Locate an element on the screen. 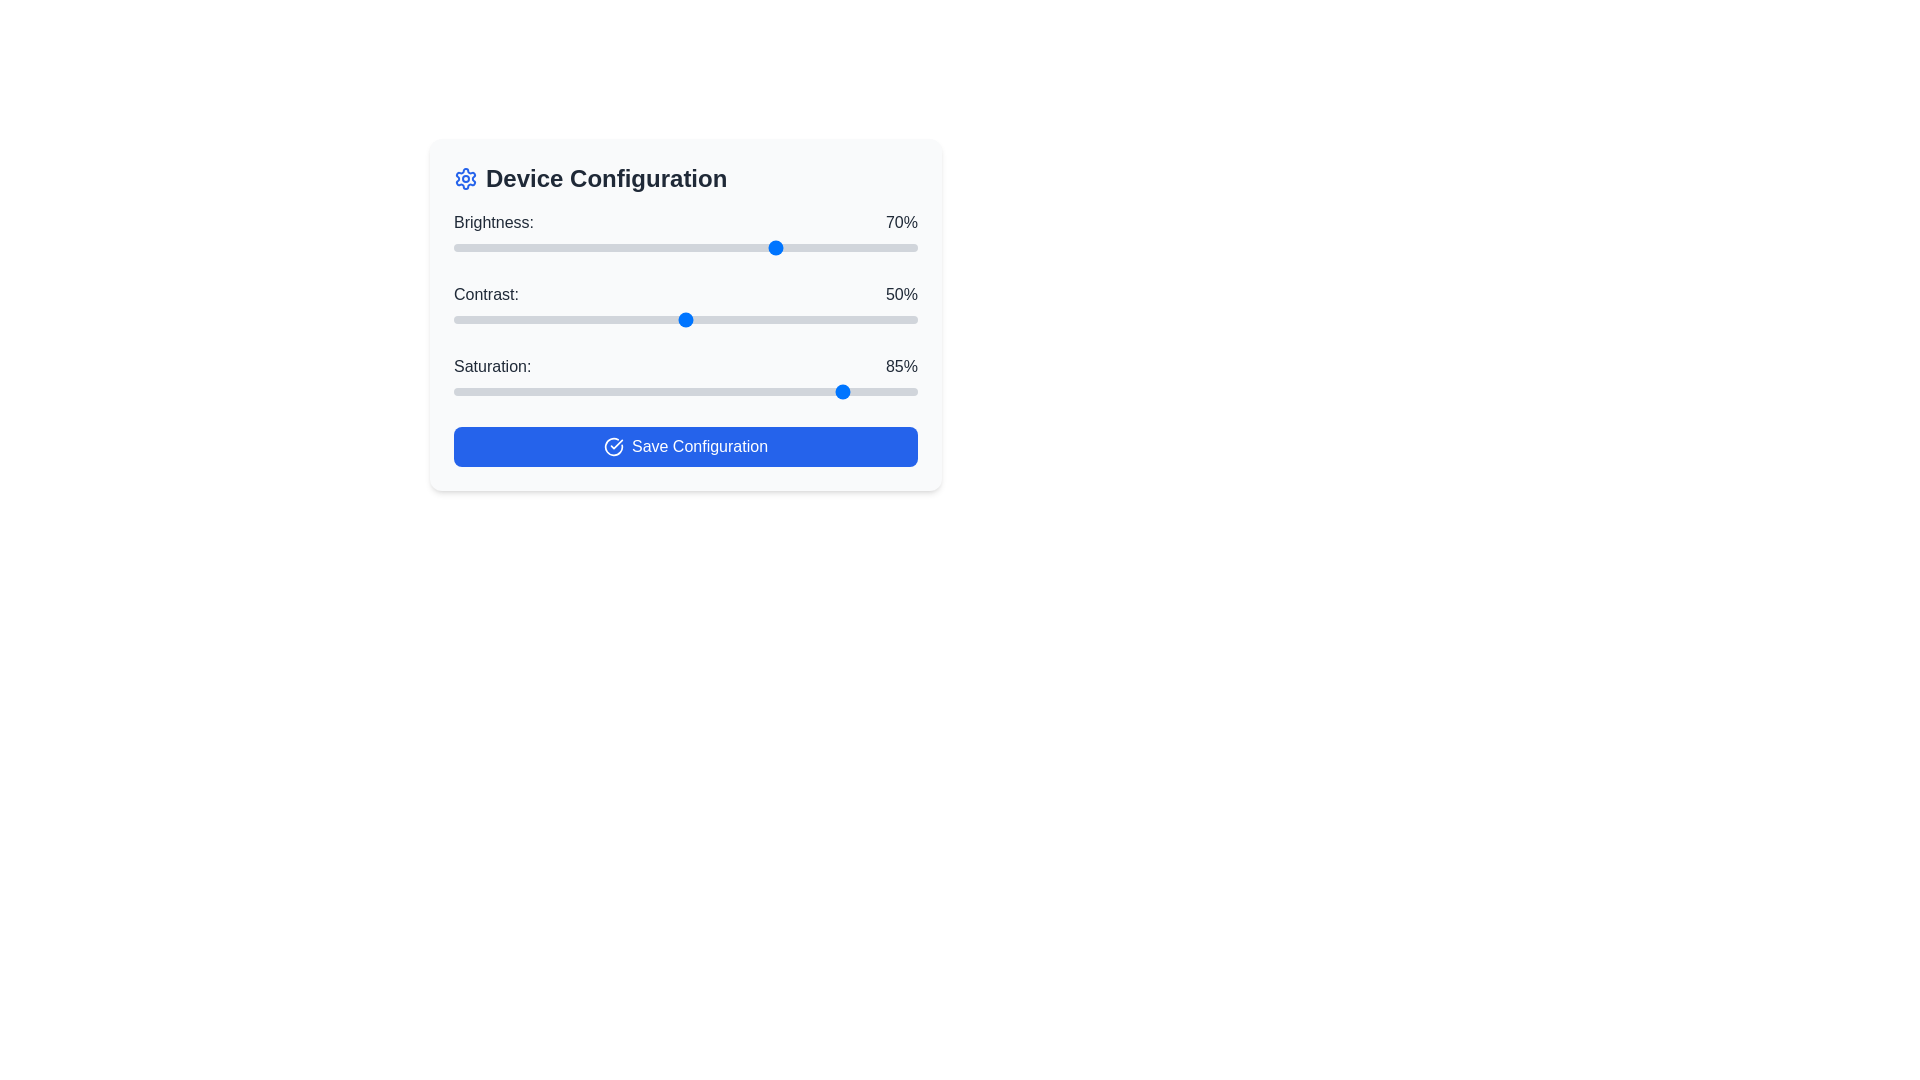 The image size is (1920, 1080). the contrast is located at coordinates (481, 319).